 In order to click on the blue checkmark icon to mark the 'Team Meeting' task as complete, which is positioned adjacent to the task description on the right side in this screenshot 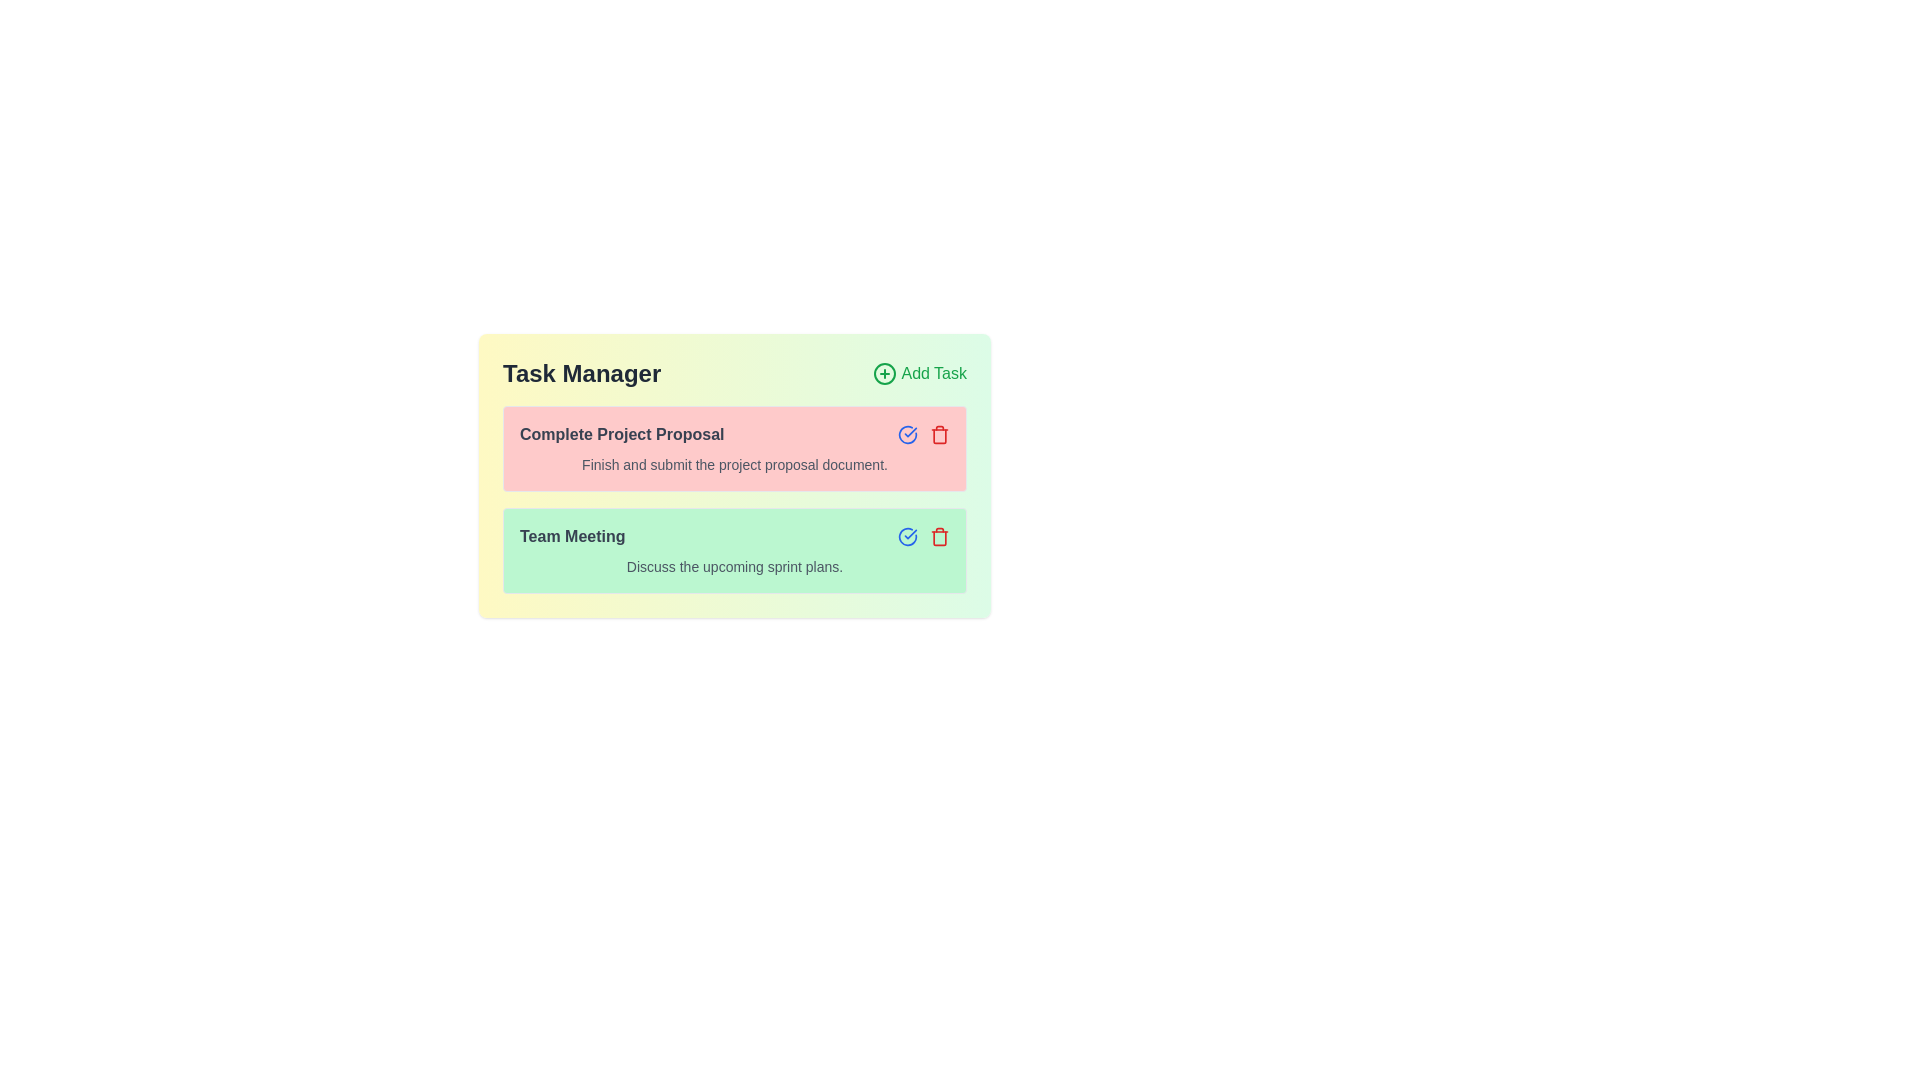, I will do `click(923, 535)`.